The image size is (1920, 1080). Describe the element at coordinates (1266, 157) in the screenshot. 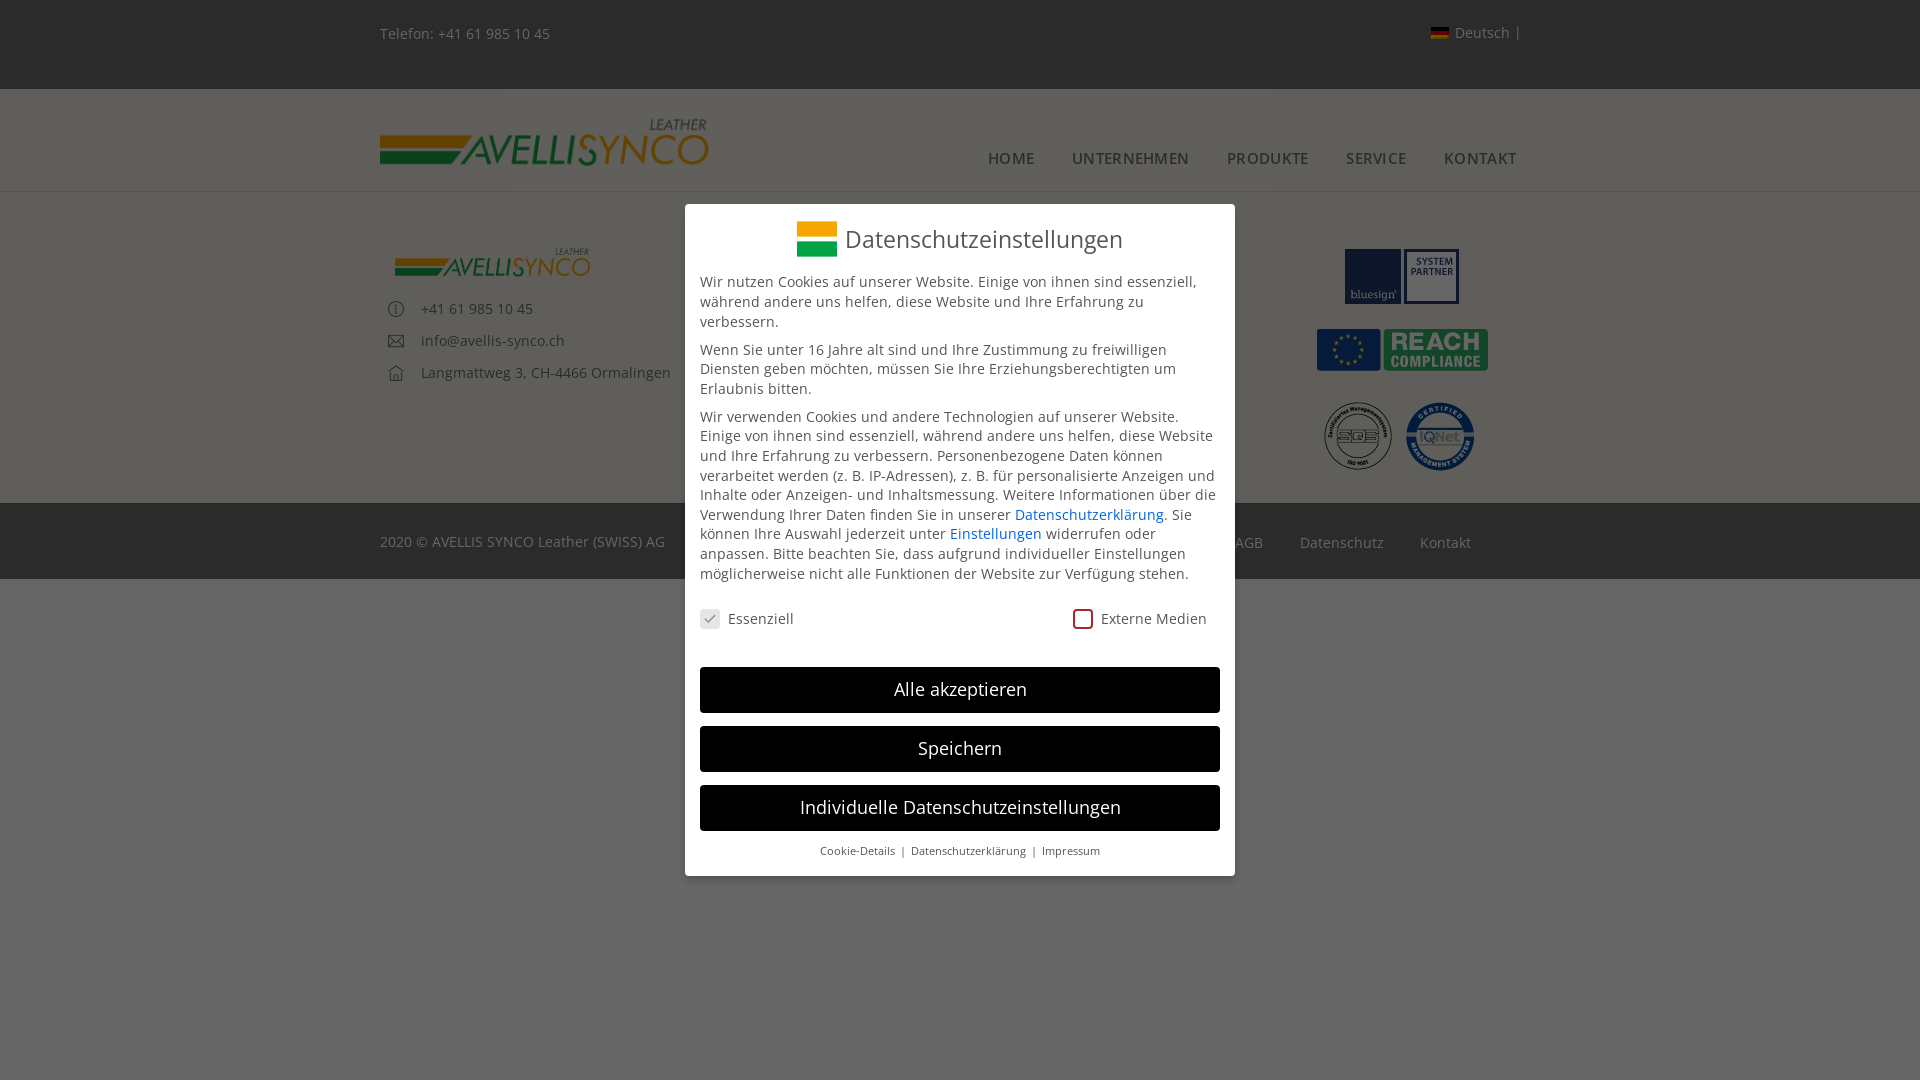

I see `'PRODUKTE'` at that location.